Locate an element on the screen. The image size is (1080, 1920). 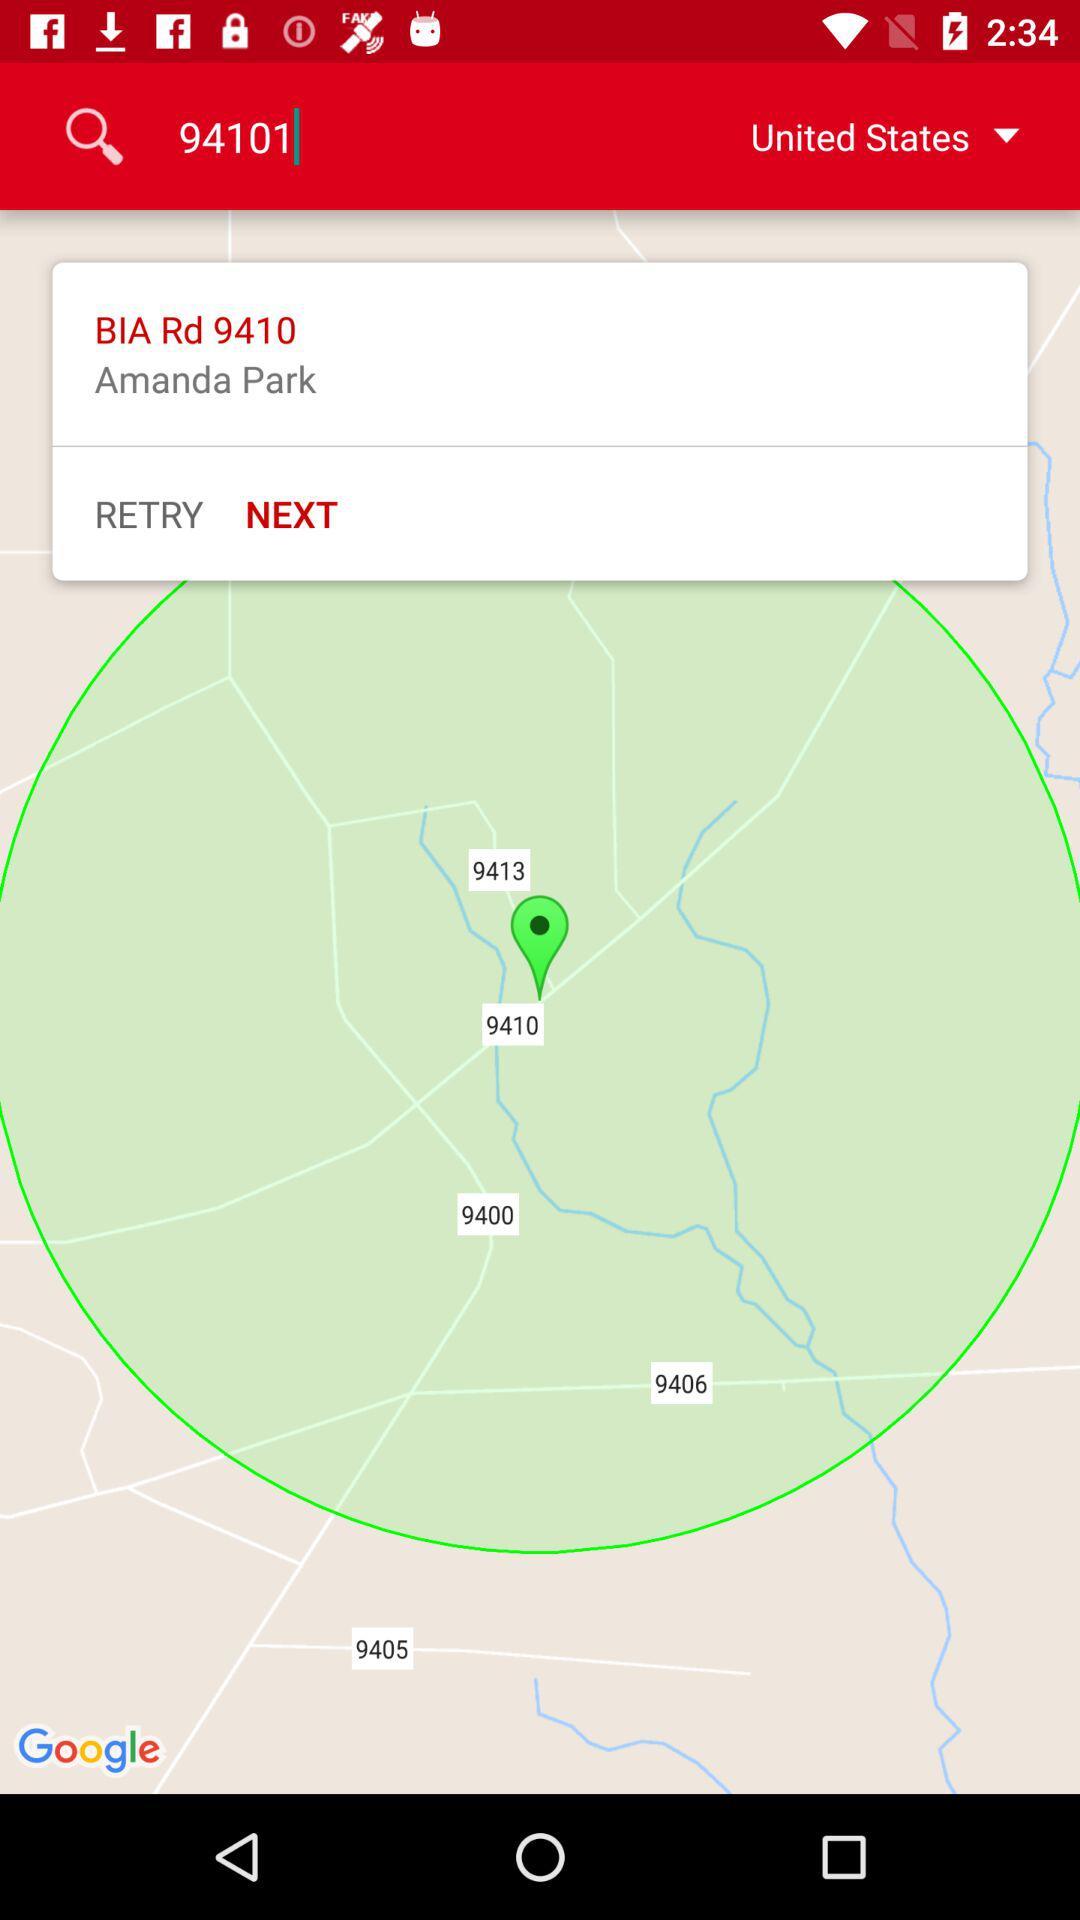
the retry icon is located at coordinates (147, 513).